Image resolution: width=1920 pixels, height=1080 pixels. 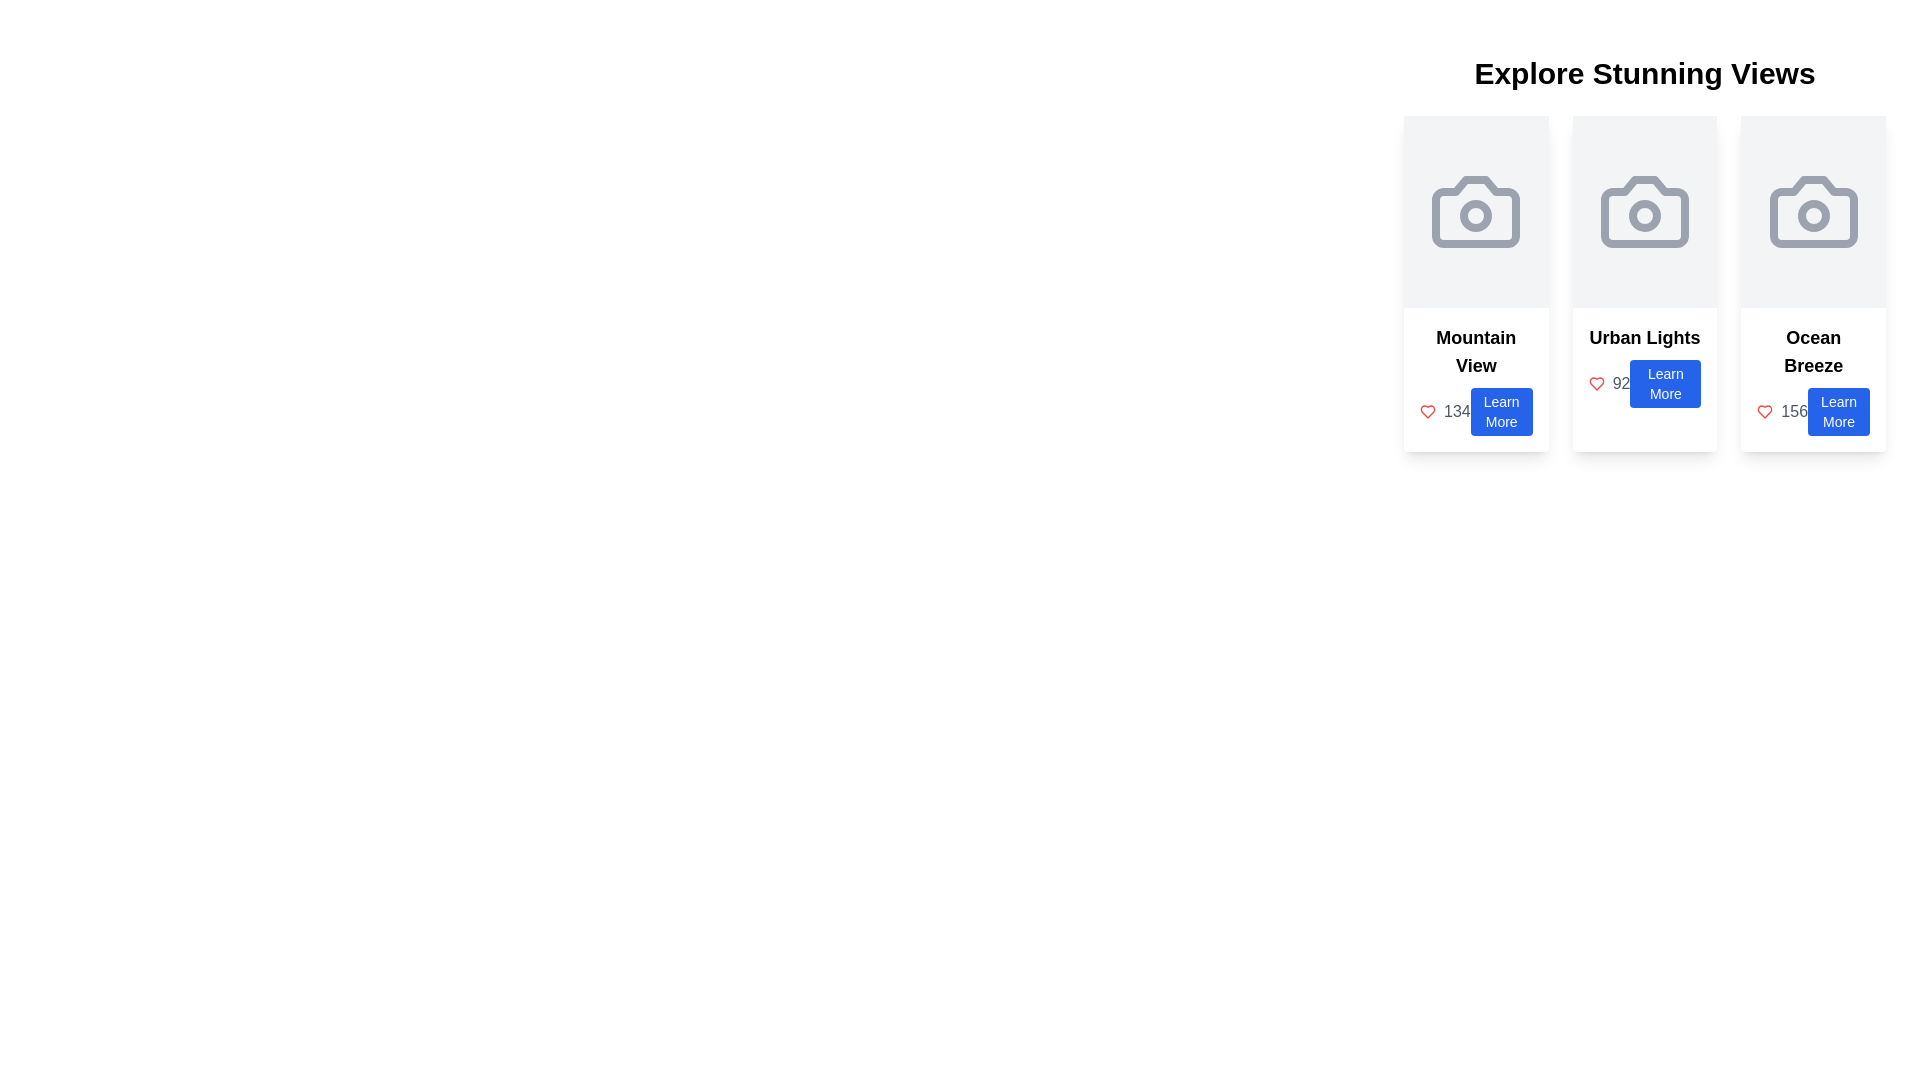 I want to click on the 'Learn More' button with a blue background and white text located at the bottom of the 'Urban Lights' card, so click(x=1665, y=384).